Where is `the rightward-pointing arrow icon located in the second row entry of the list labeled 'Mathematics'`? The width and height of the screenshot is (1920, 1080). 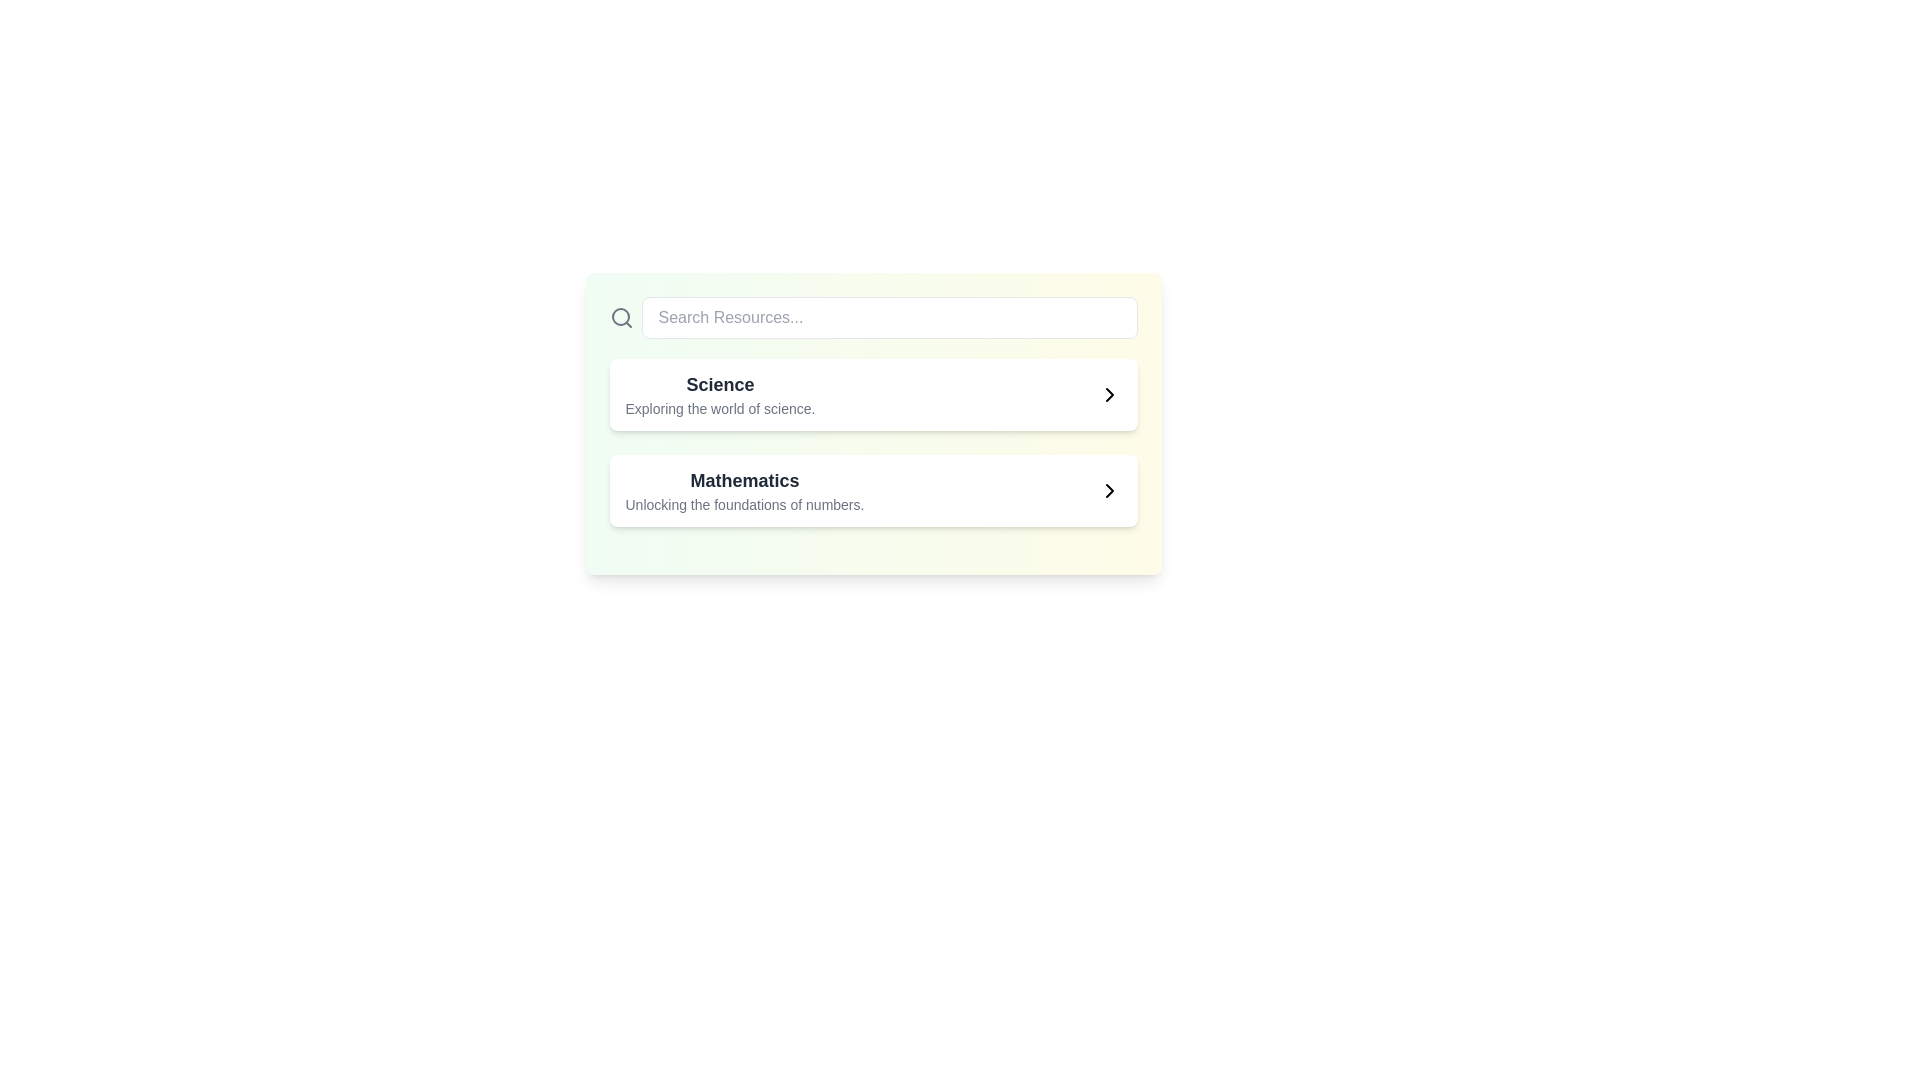
the rightward-pointing arrow icon located in the second row entry of the list labeled 'Mathematics' is located at coordinates (1108, 490).